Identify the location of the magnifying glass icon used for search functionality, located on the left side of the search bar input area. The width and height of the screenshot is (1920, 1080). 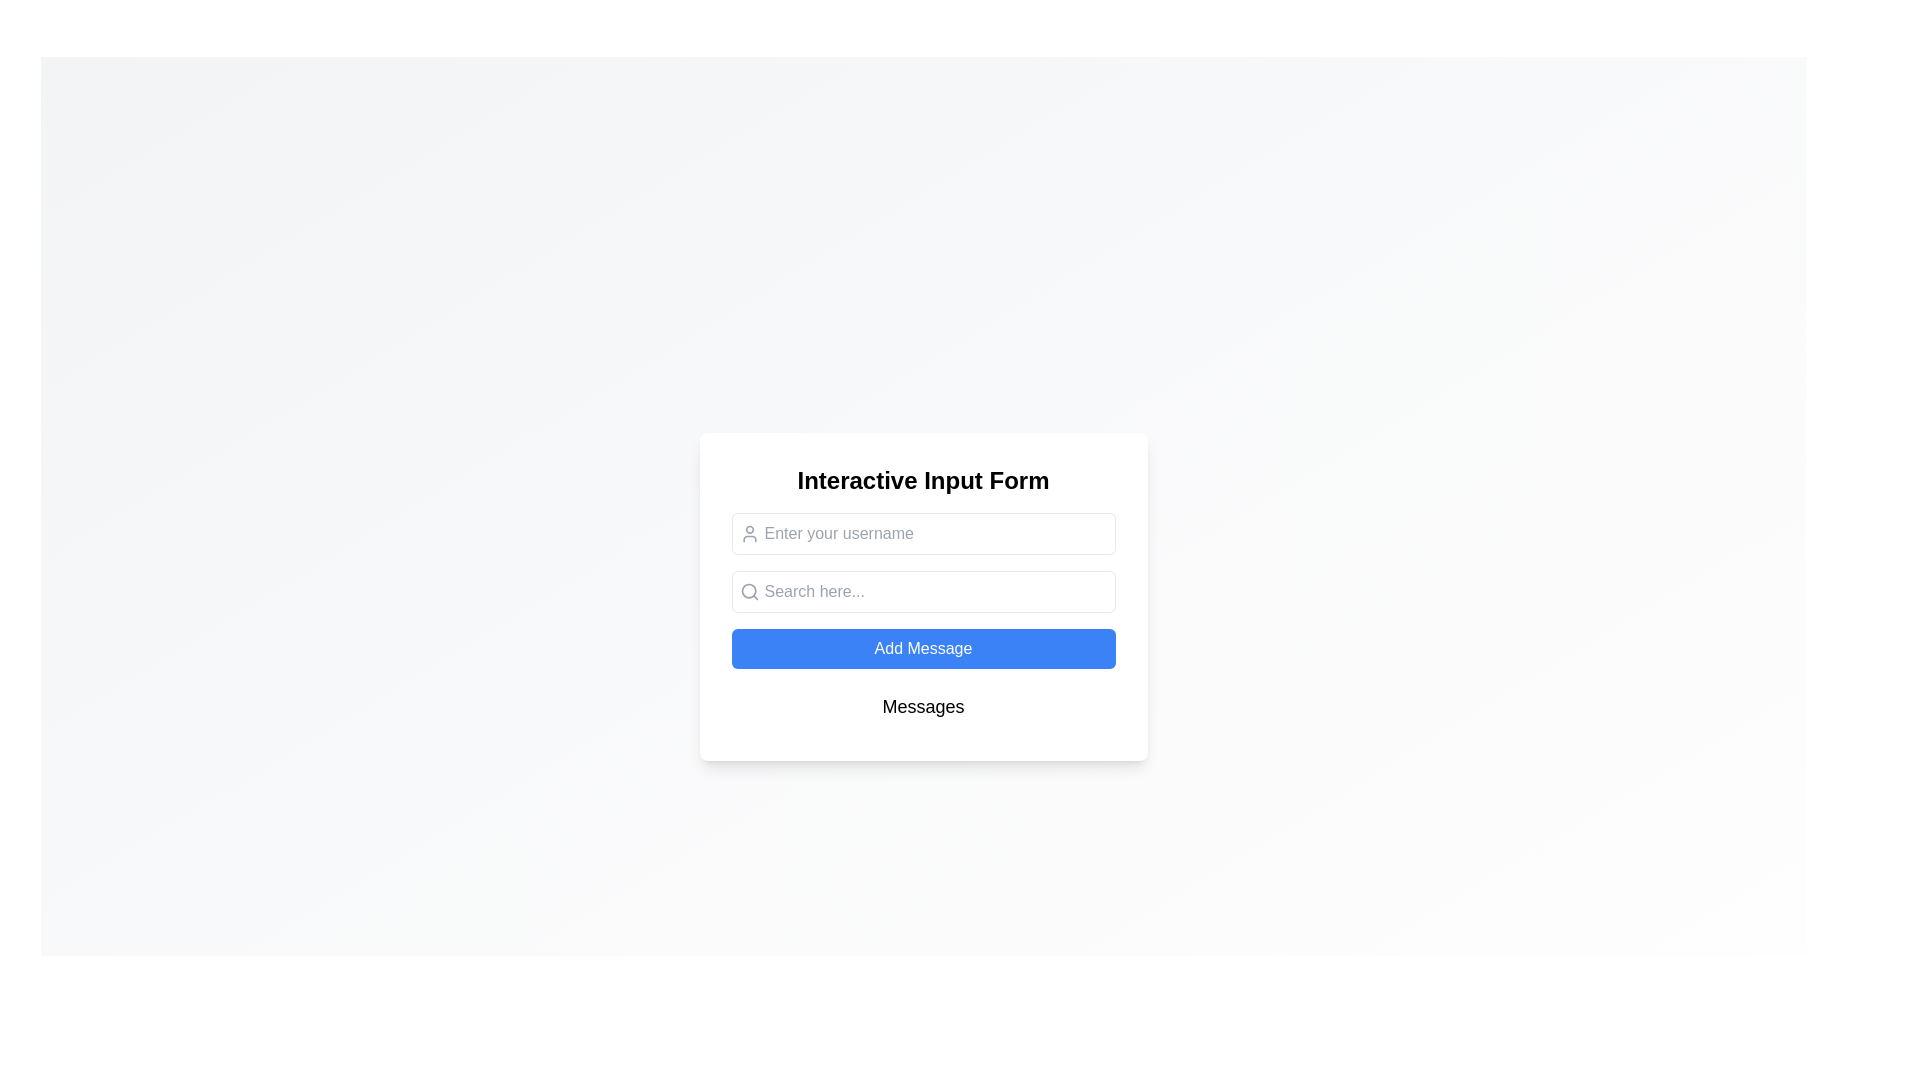
(748, 590).